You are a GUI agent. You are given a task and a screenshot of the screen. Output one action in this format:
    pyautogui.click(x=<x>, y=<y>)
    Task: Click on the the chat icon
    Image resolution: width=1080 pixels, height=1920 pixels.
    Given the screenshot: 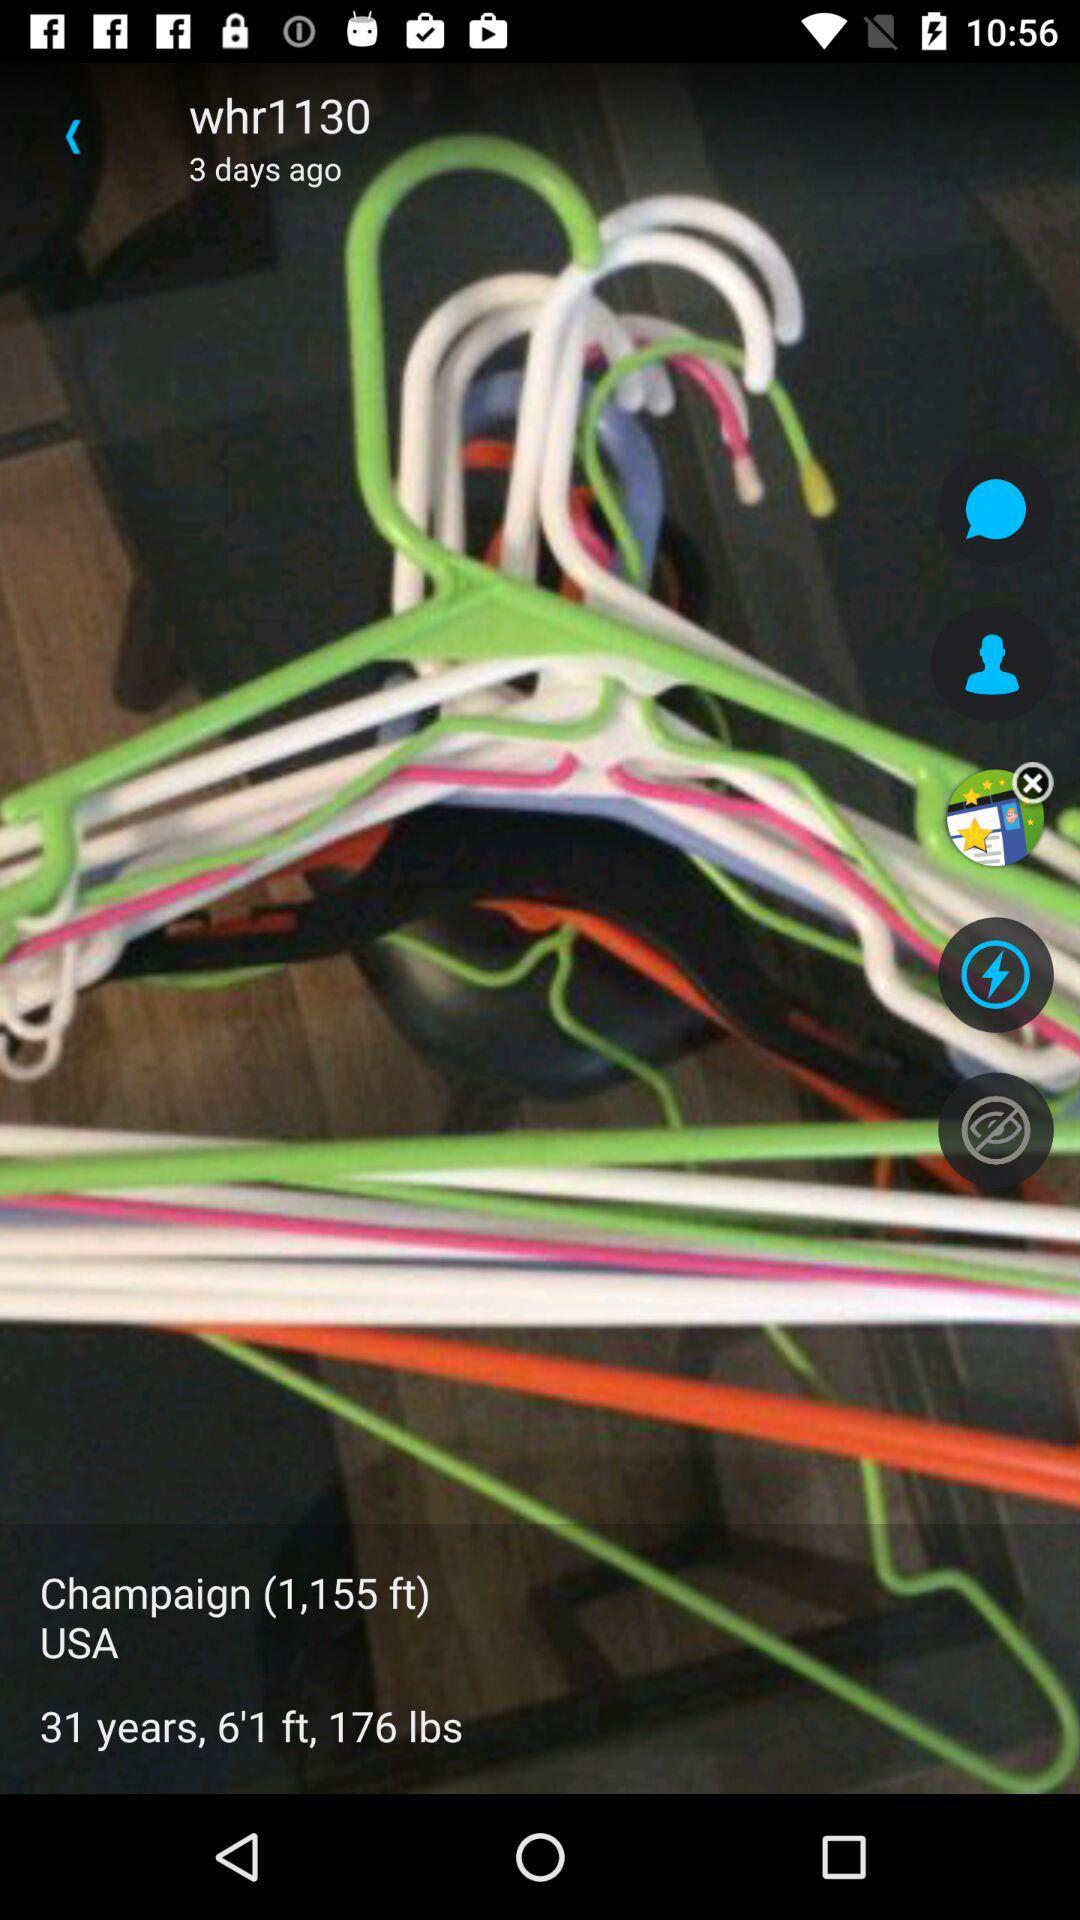 What is the action you would take?
    pyautogui.click(x=995, y=509)
    